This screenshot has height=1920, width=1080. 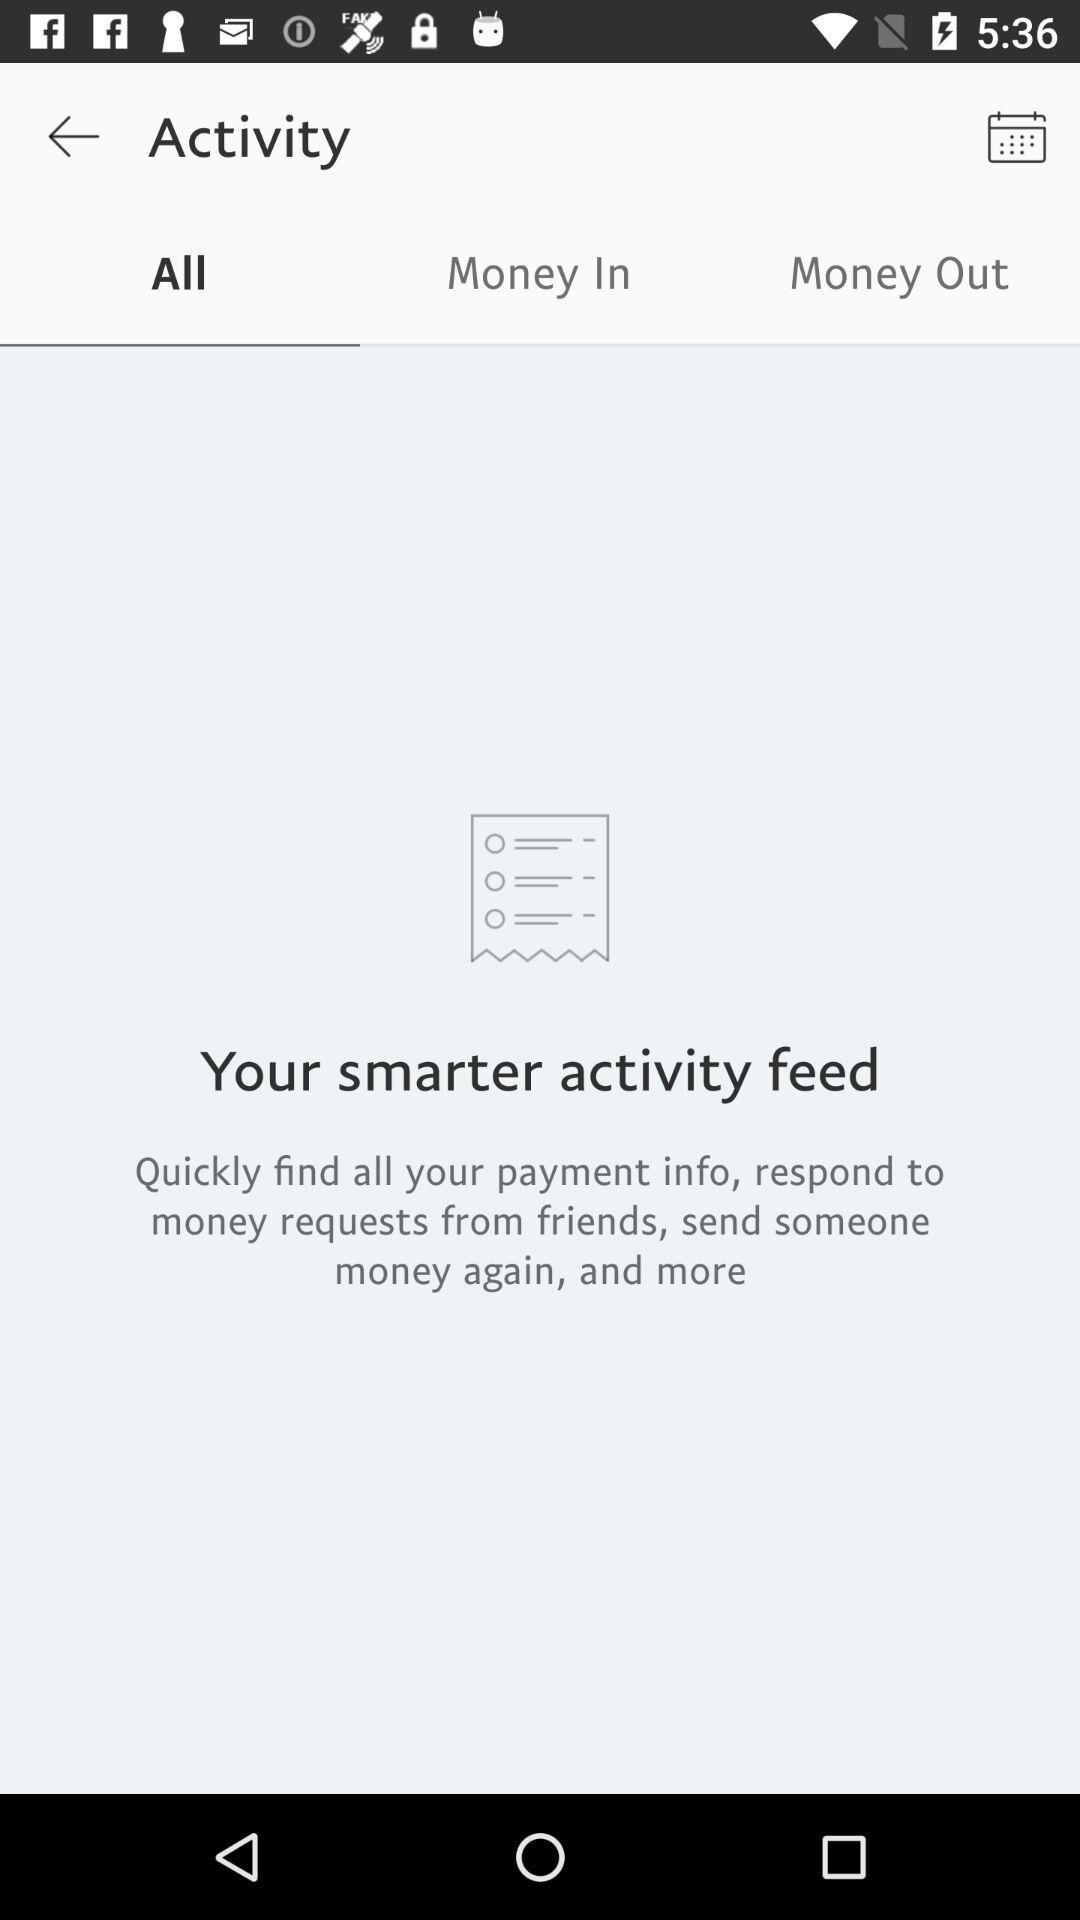 What do you see at coordinates (1017, 135) in the screenshot?
I see `the icon above the money out` at bounding box center [1017, 135].